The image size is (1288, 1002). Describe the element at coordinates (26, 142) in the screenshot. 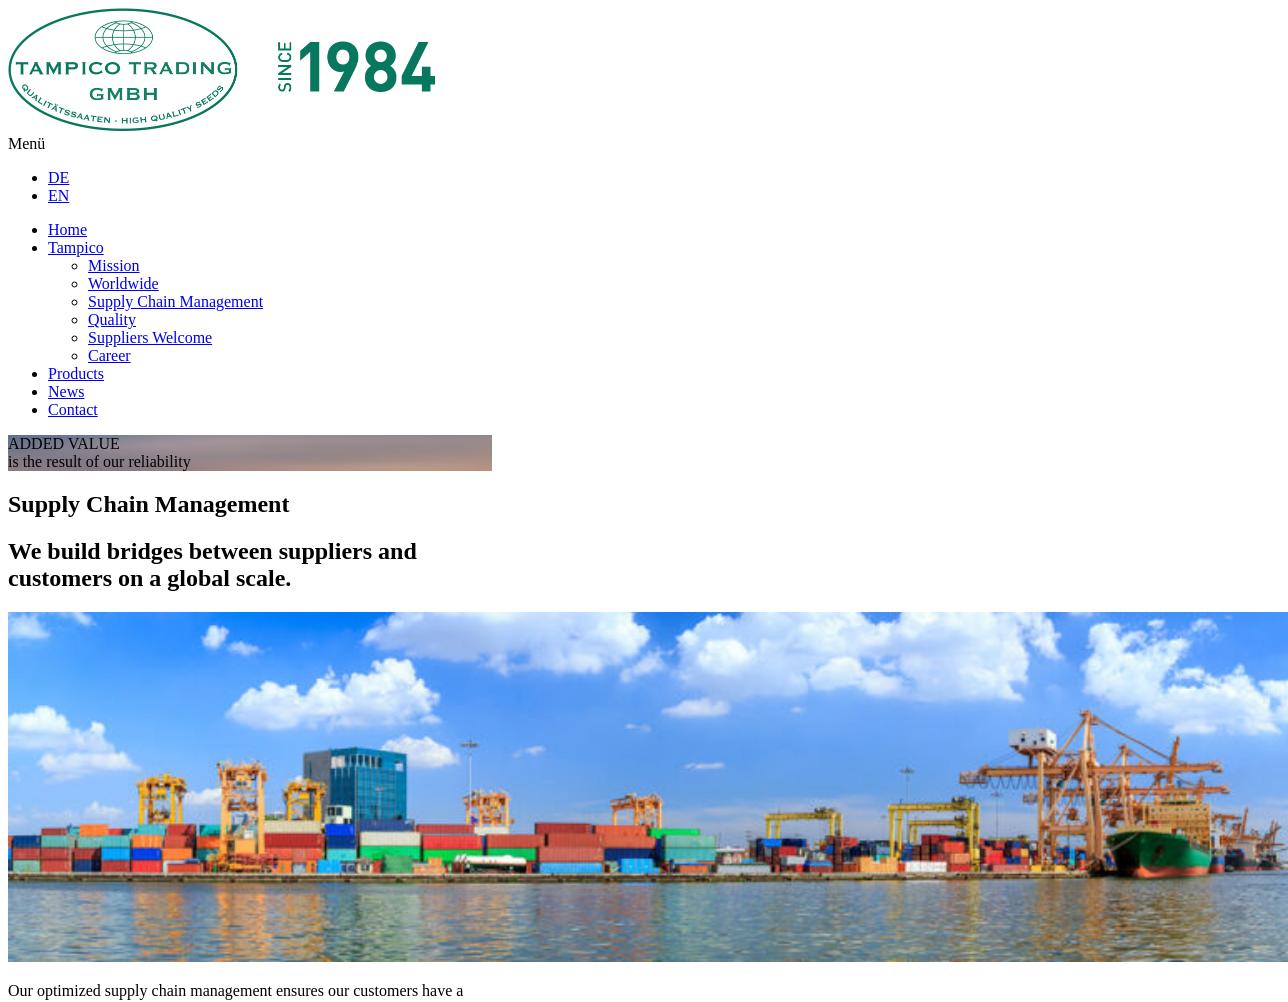

I see `'Menü'` at that location.